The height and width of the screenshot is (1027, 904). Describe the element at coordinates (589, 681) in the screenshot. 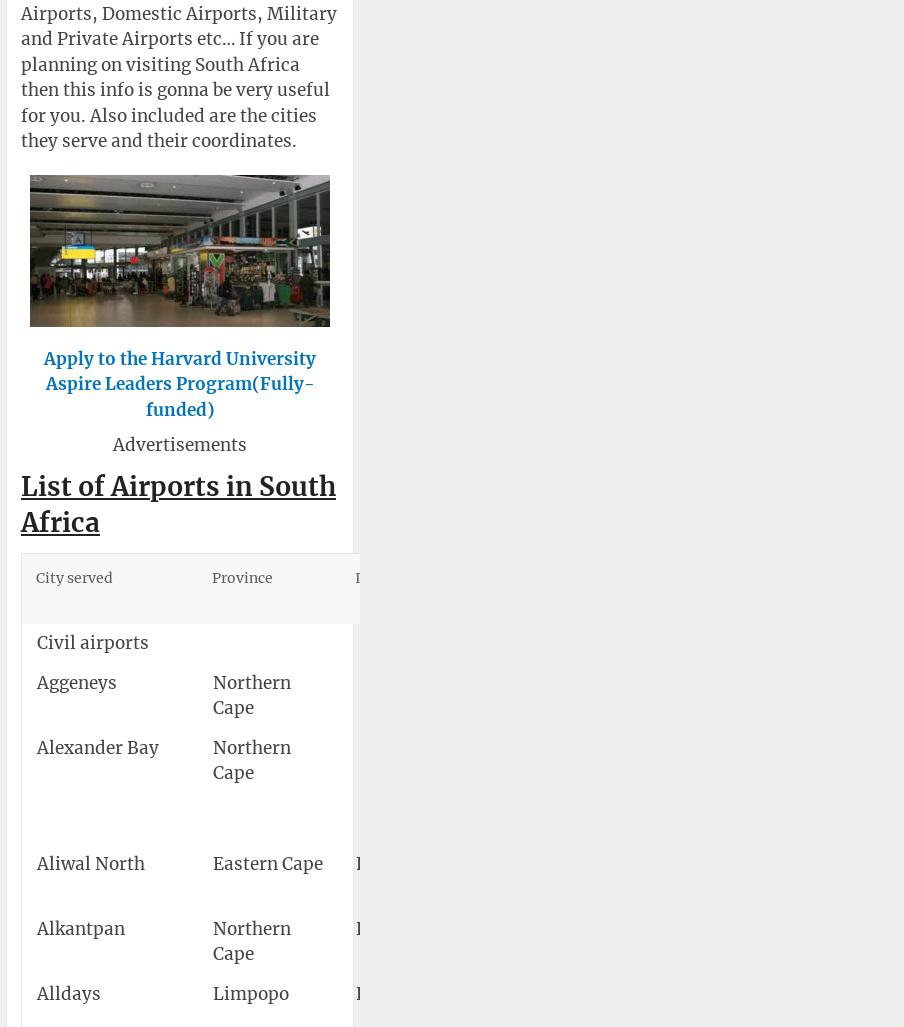

I see `'Aggeneys Airport'` at that location.